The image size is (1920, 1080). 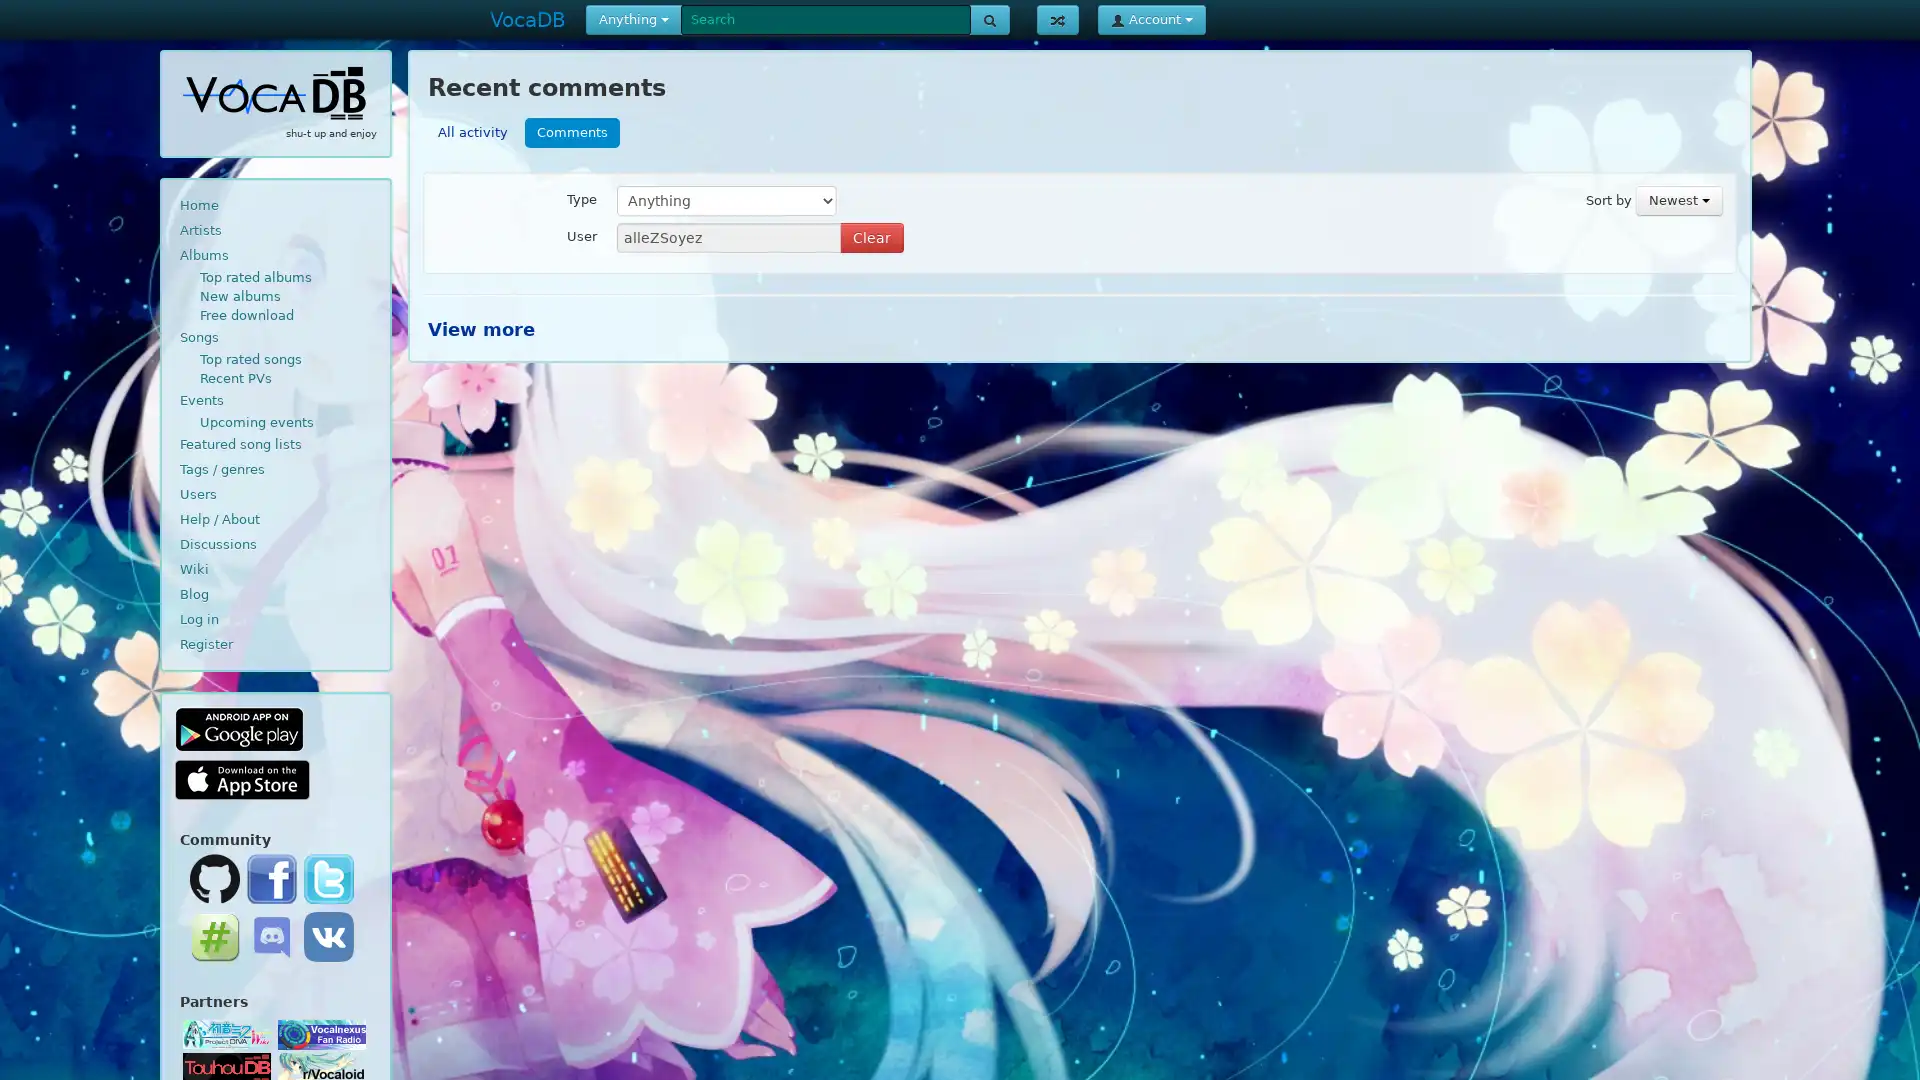 I want to click on Clear, so click(x=872, y=237).